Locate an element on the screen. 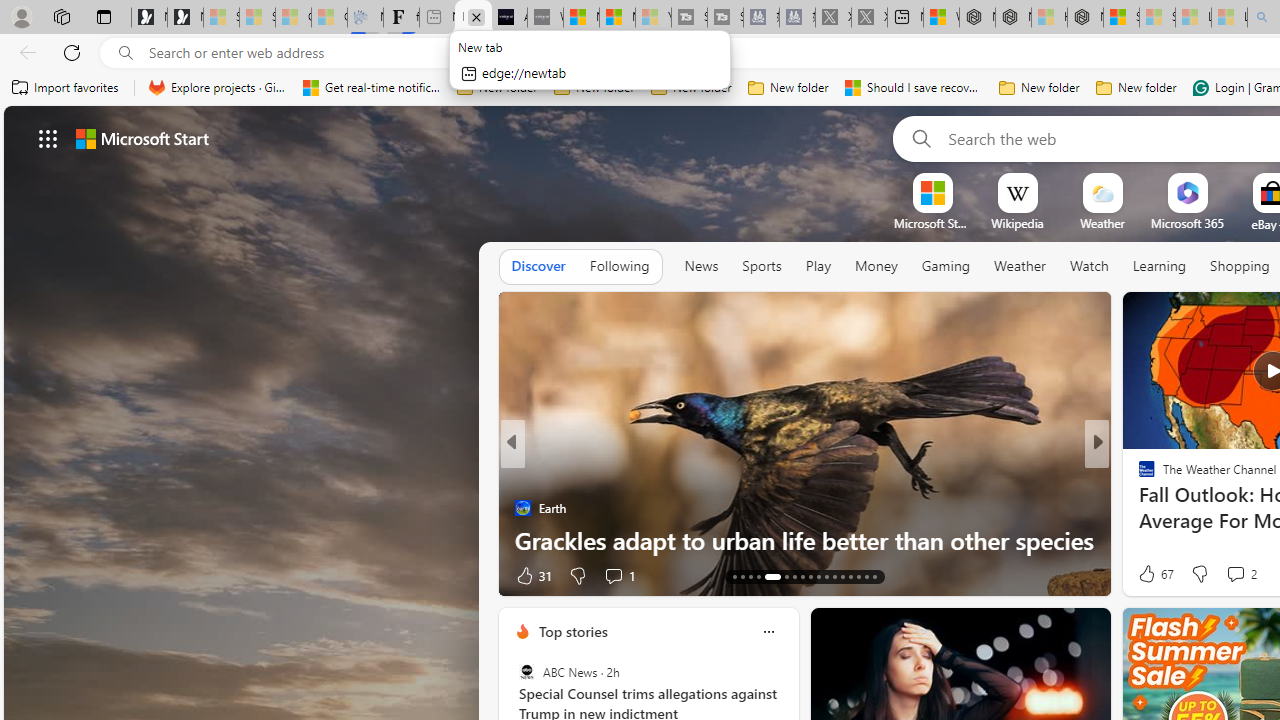 This screenshot has height=720, width=1280. 'Top stories' is located at coordinates (571, 631).